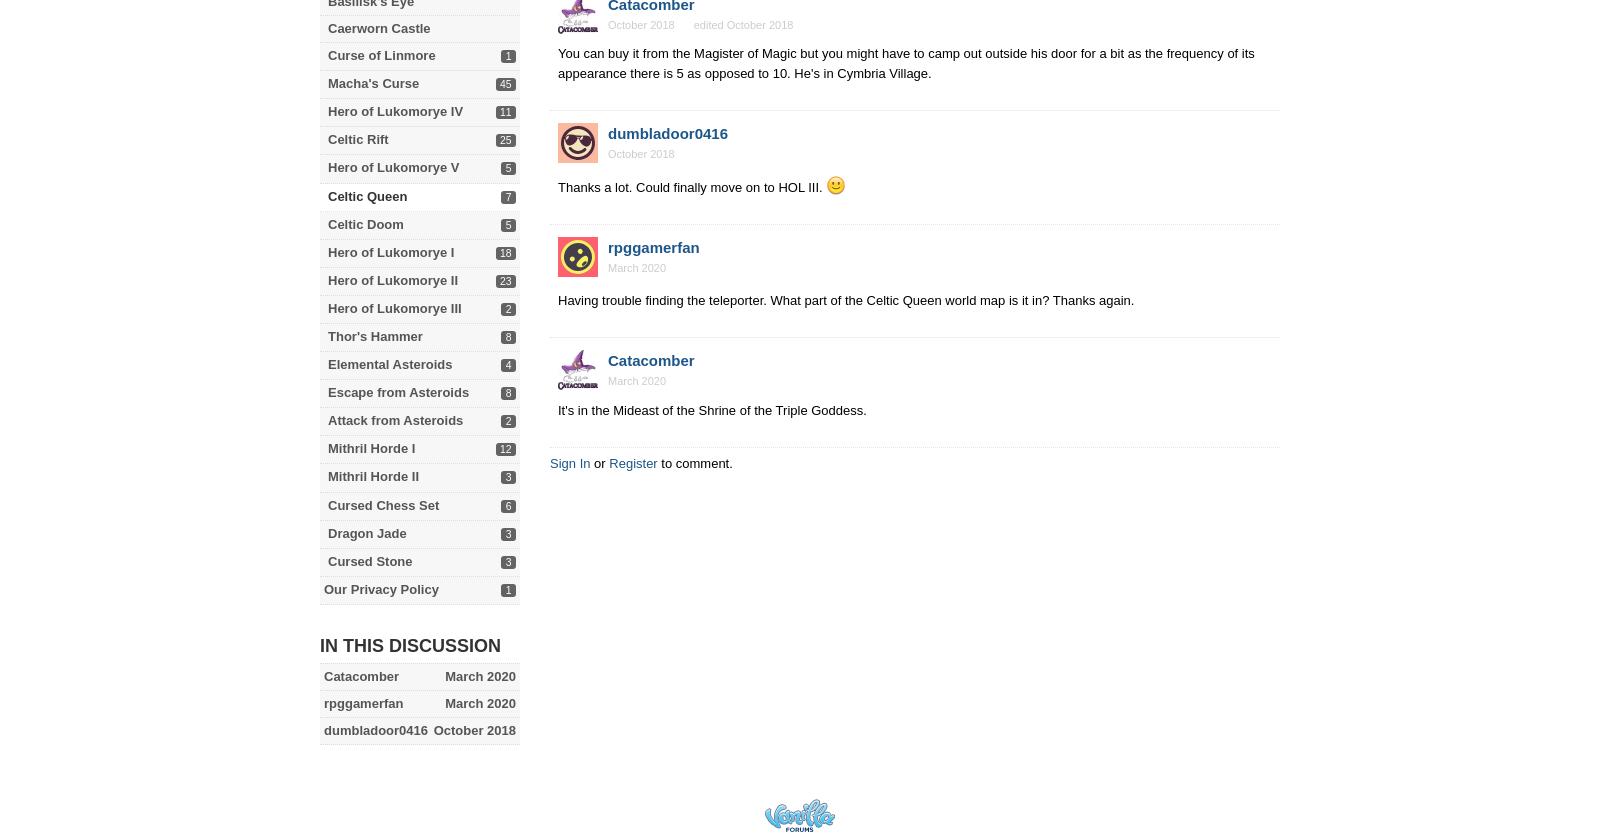 The image size is (1600, 838). What do you see at coordinates (375, 335) in the screenshot?
I see `'Thor's Hammer'` at bounding box center [375, 335].